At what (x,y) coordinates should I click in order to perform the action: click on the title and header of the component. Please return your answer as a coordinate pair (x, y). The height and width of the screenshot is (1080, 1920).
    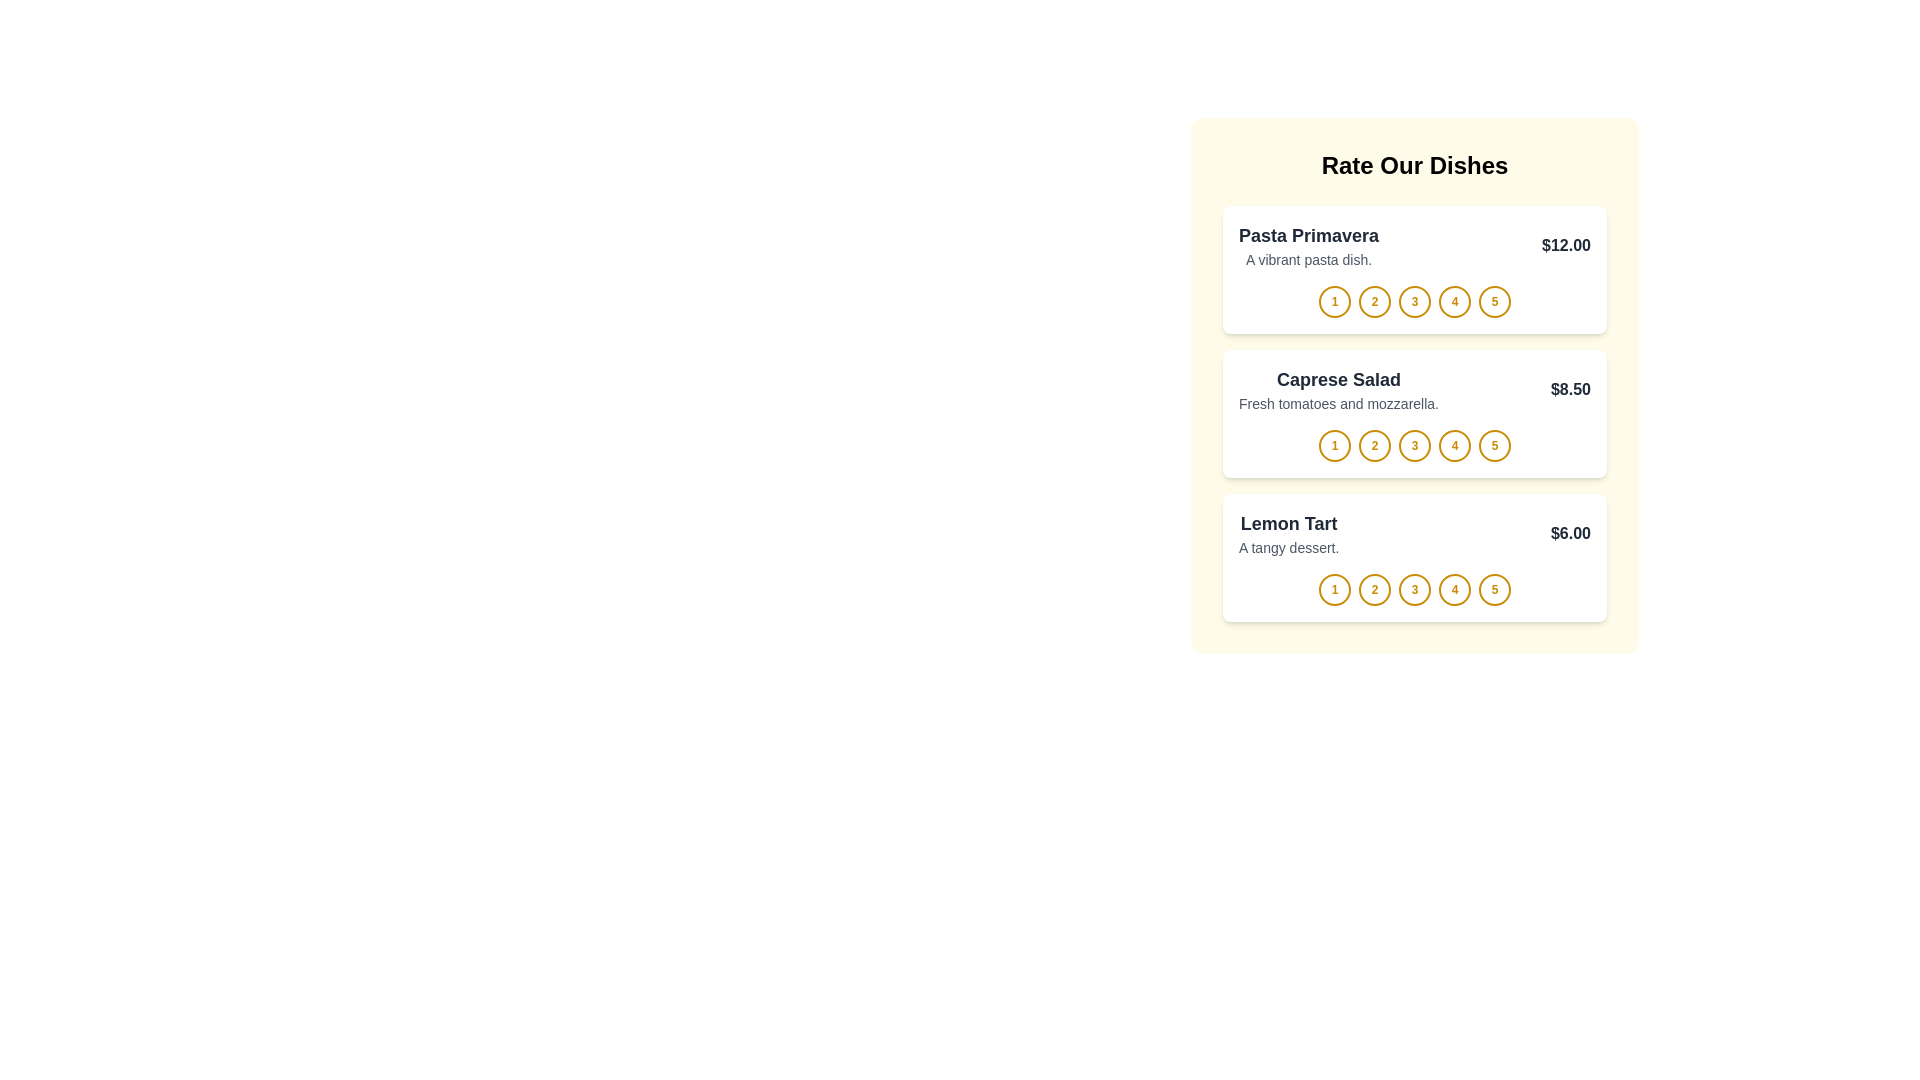
    Looking at the image, I should click on (1414, 164).